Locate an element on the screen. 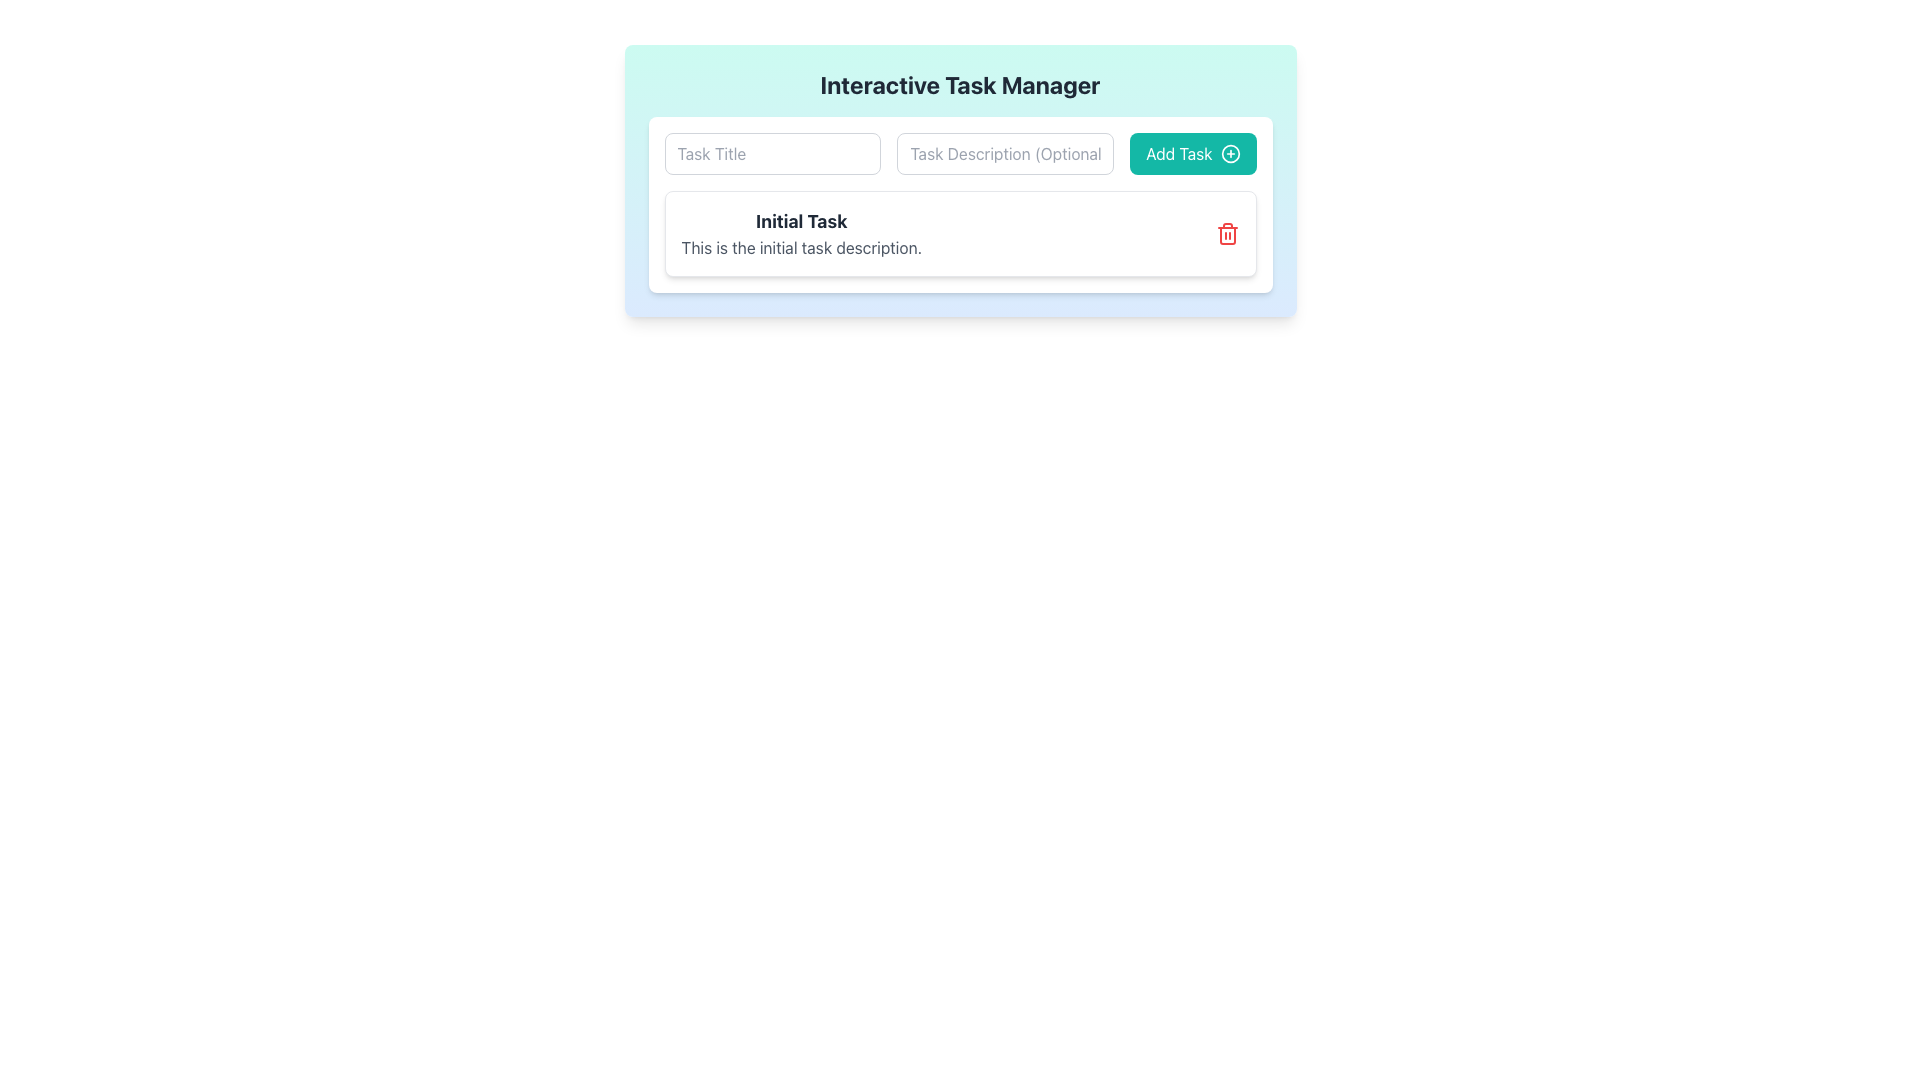 This screenshot has width=1920, height=1080. the Text Block that displays the task information, which includes the title 'Initial Task' and its description is located at coordinates (801, 233).